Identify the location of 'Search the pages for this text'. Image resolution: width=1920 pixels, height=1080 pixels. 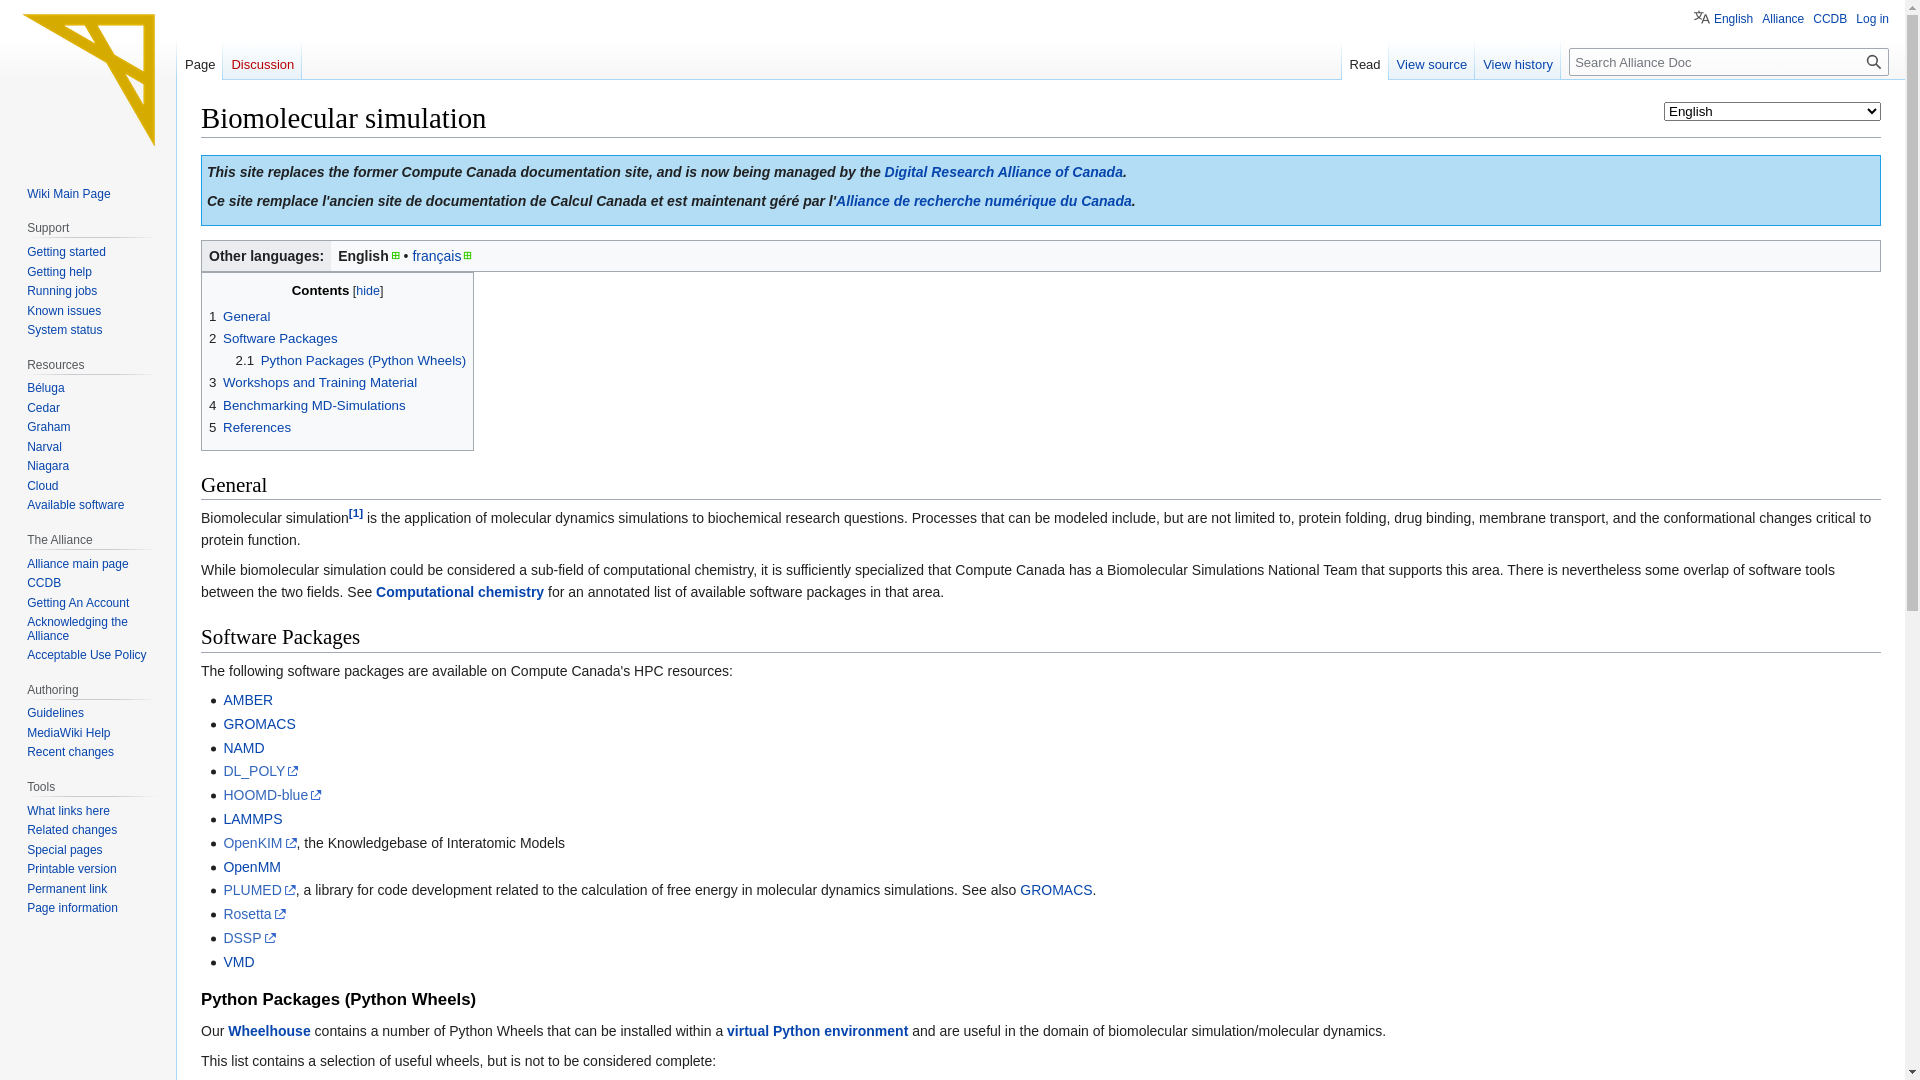
(1872, 60).